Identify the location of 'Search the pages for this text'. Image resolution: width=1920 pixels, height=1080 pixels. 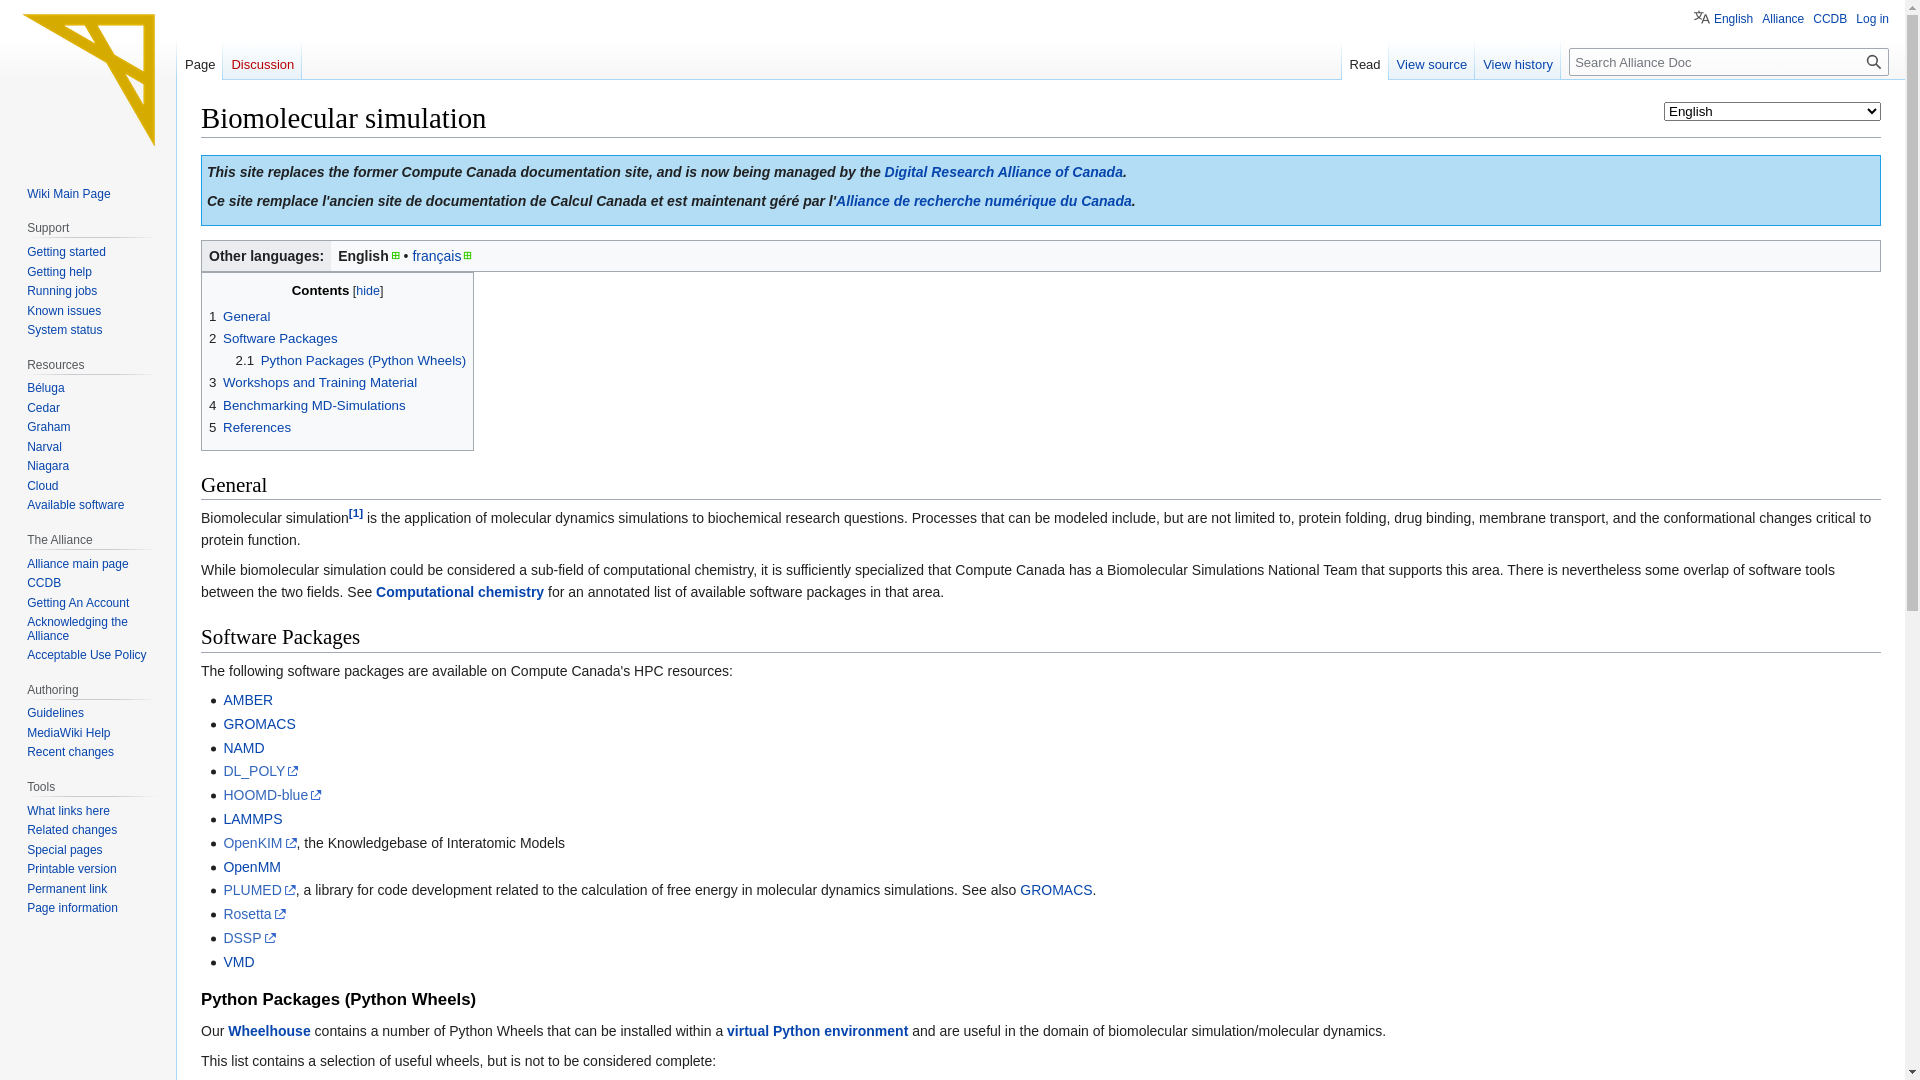
(1872, 60).